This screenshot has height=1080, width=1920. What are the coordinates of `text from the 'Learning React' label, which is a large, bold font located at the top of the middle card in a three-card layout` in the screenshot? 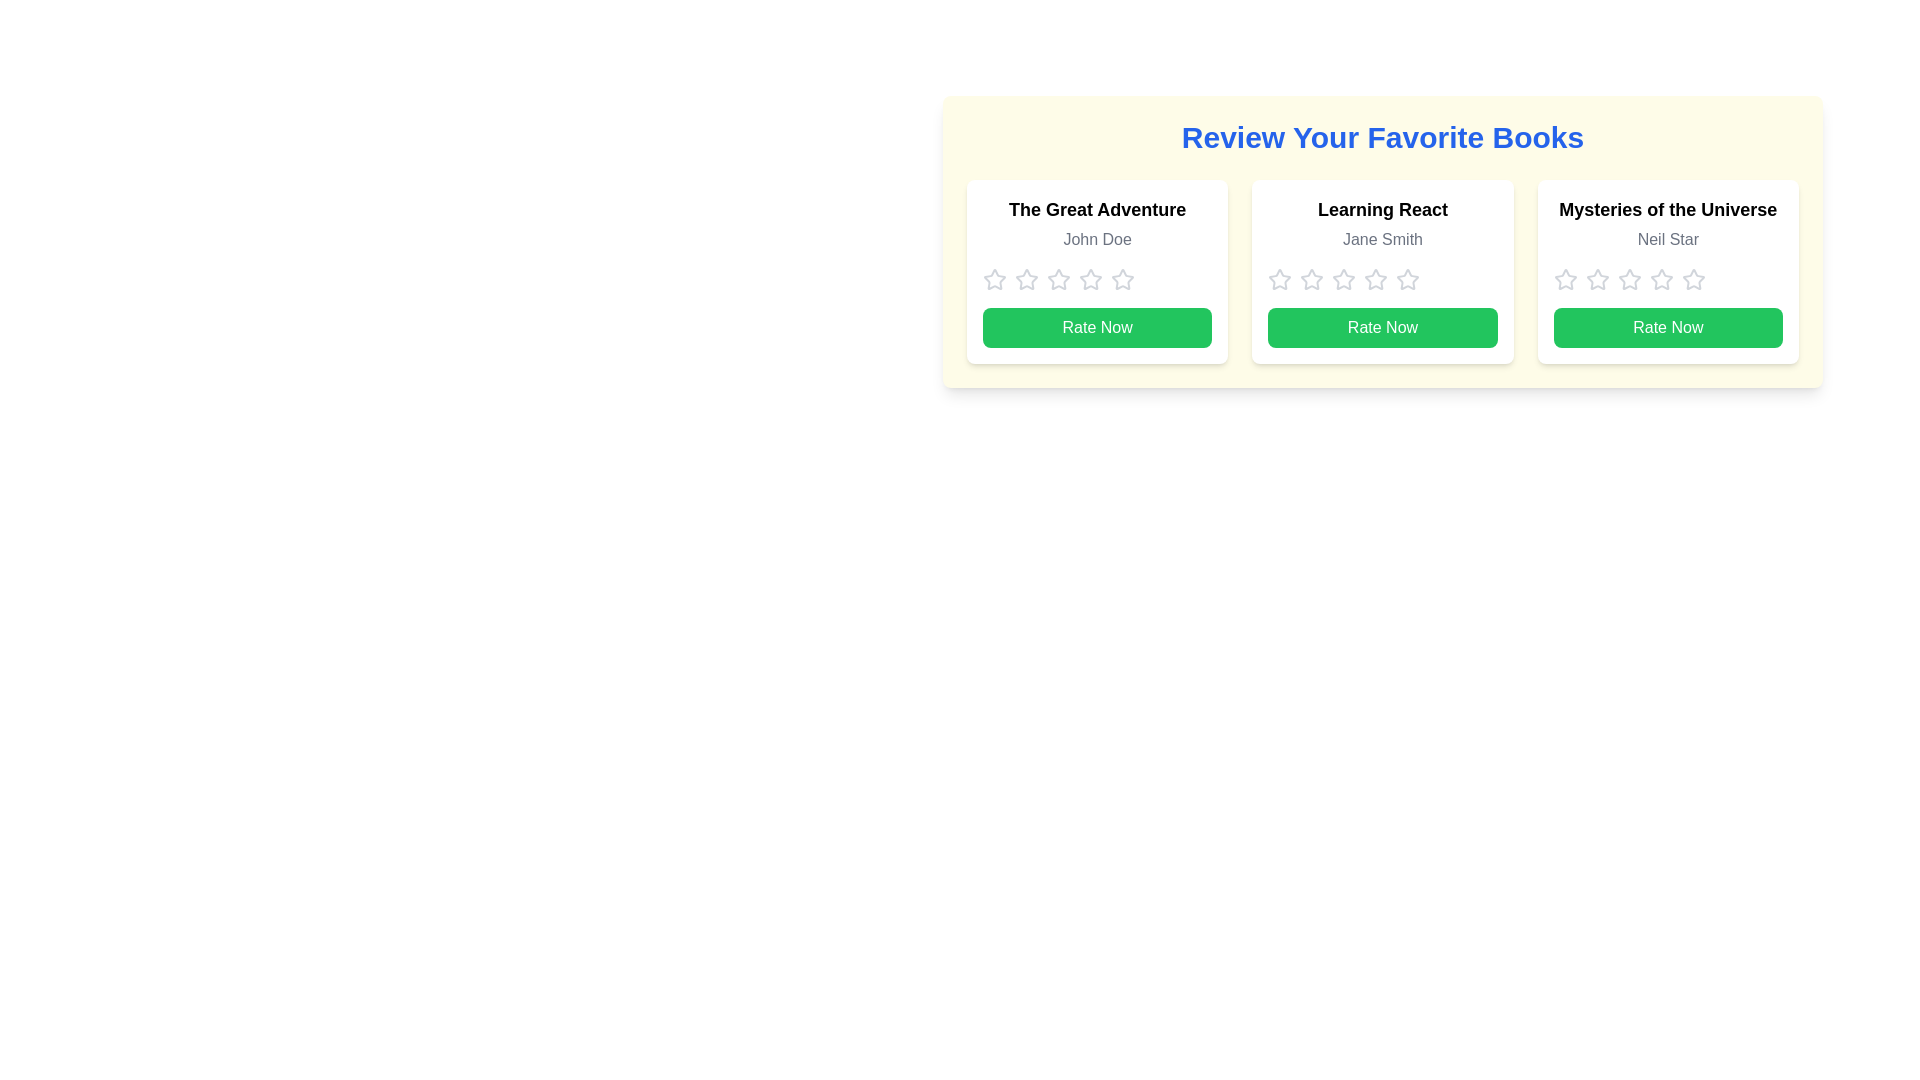 It's located at (1381, 209).